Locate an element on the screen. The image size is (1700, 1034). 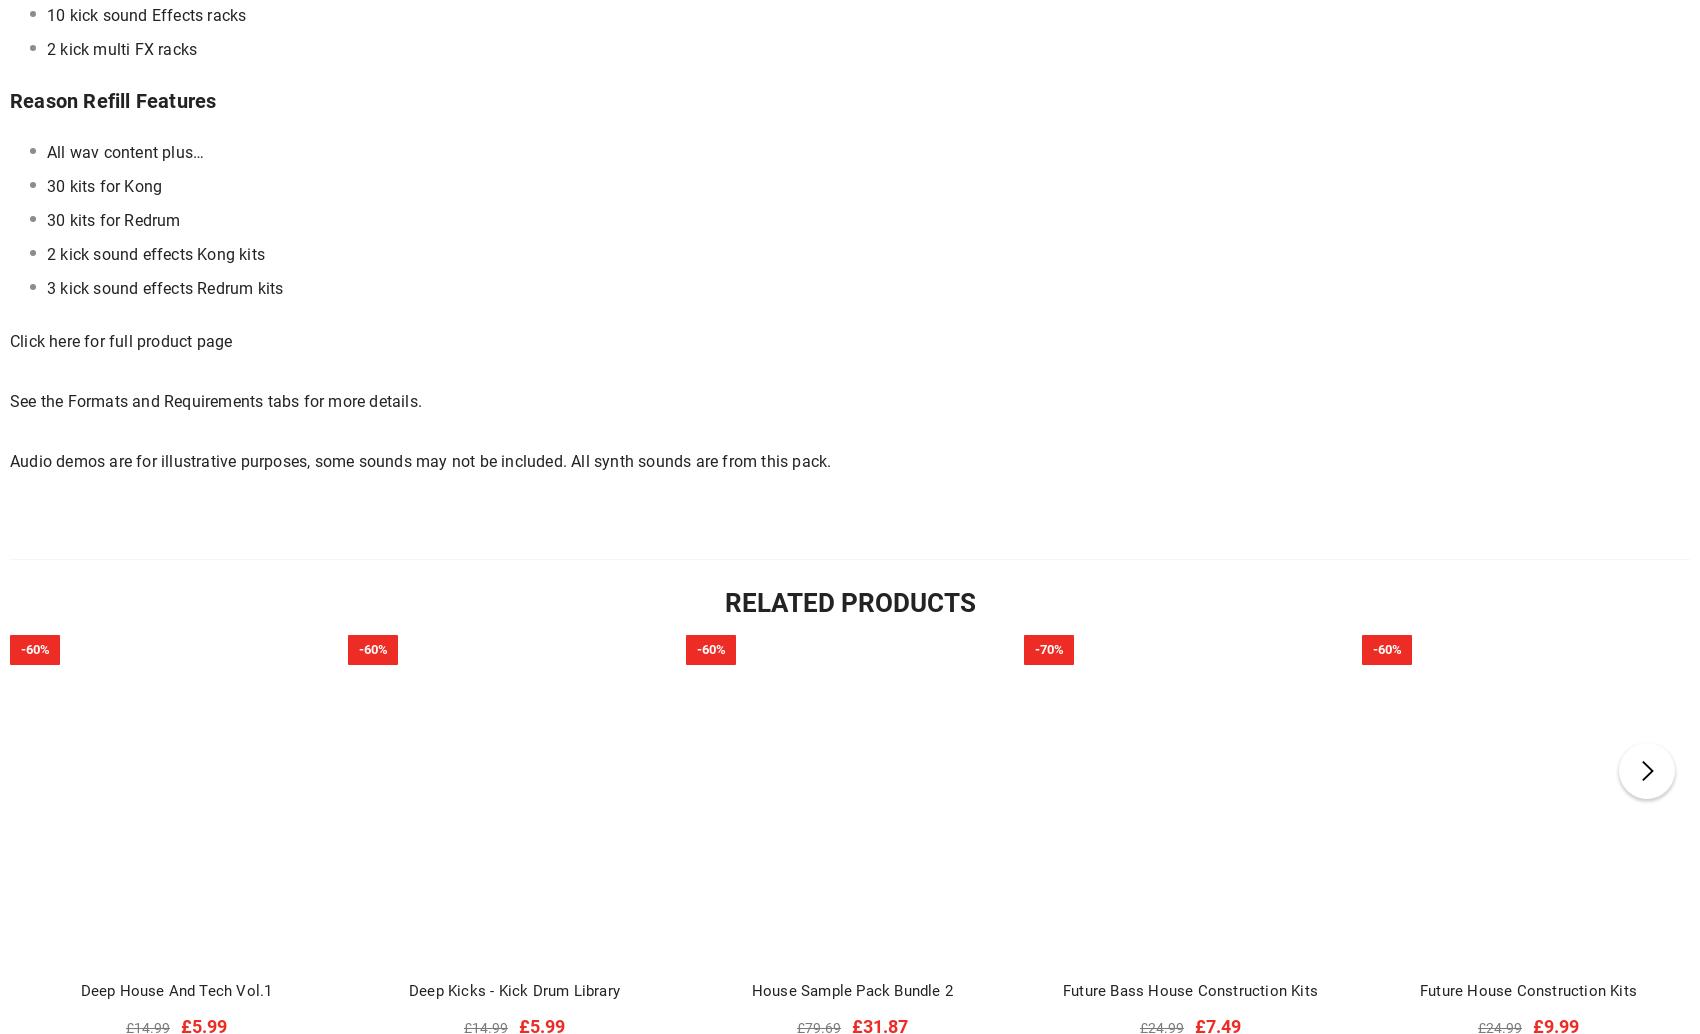
'-70%' is located at coordinates (1047, 649).